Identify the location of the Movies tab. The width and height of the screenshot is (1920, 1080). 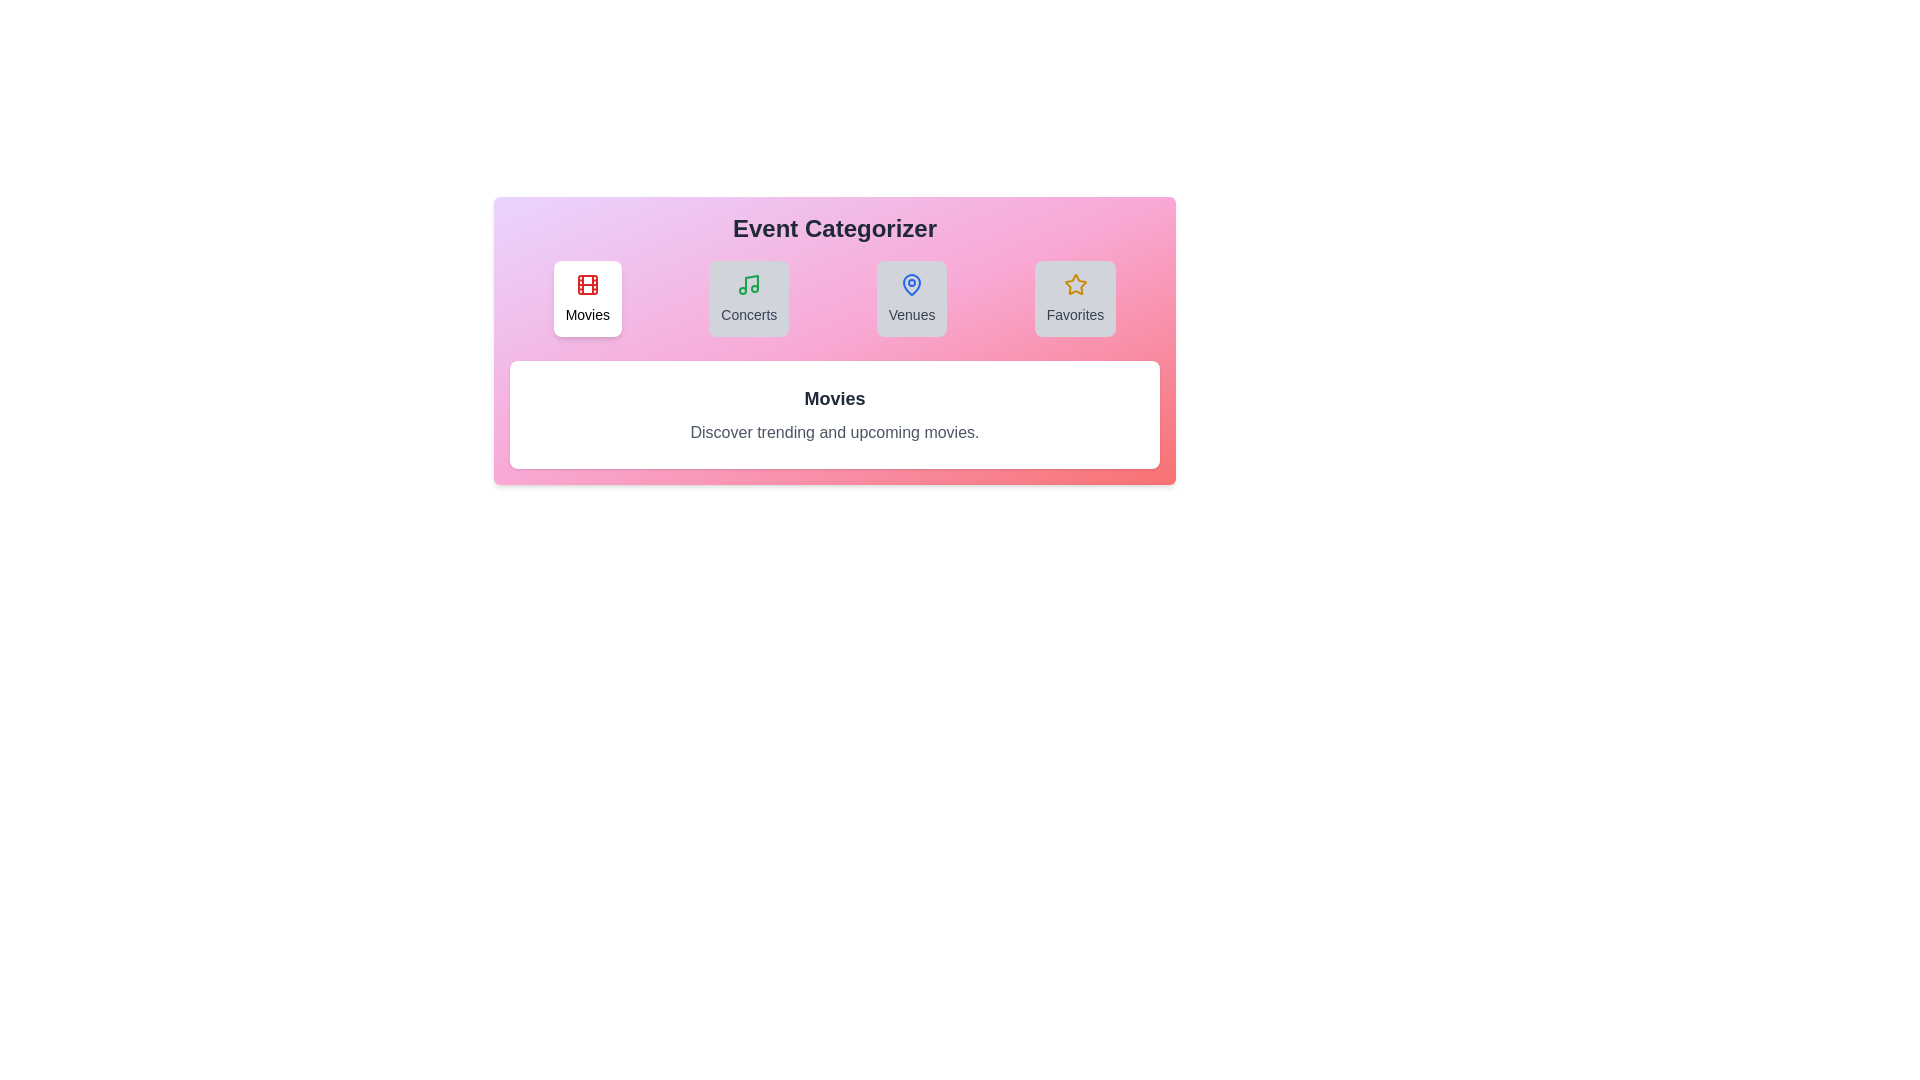
(586, 299).